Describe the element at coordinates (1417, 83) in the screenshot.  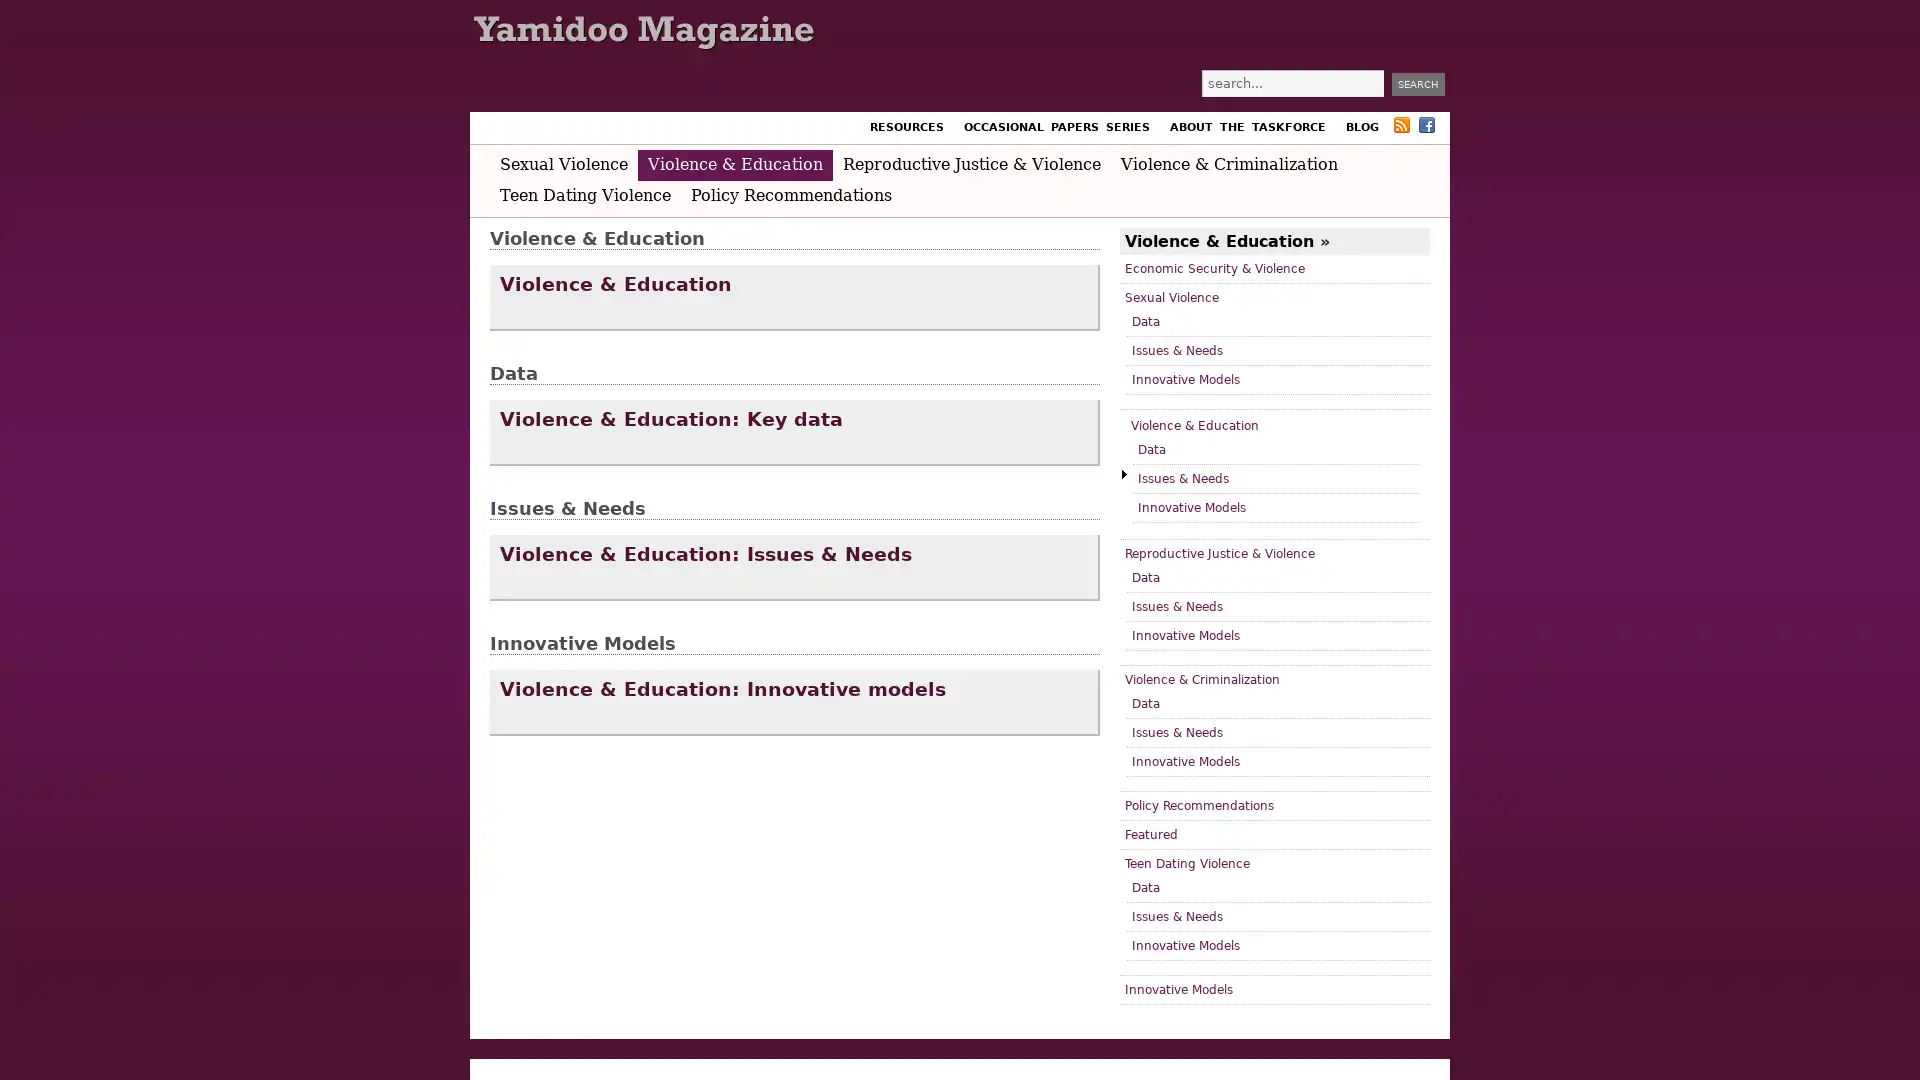
I see `Search` at that location.